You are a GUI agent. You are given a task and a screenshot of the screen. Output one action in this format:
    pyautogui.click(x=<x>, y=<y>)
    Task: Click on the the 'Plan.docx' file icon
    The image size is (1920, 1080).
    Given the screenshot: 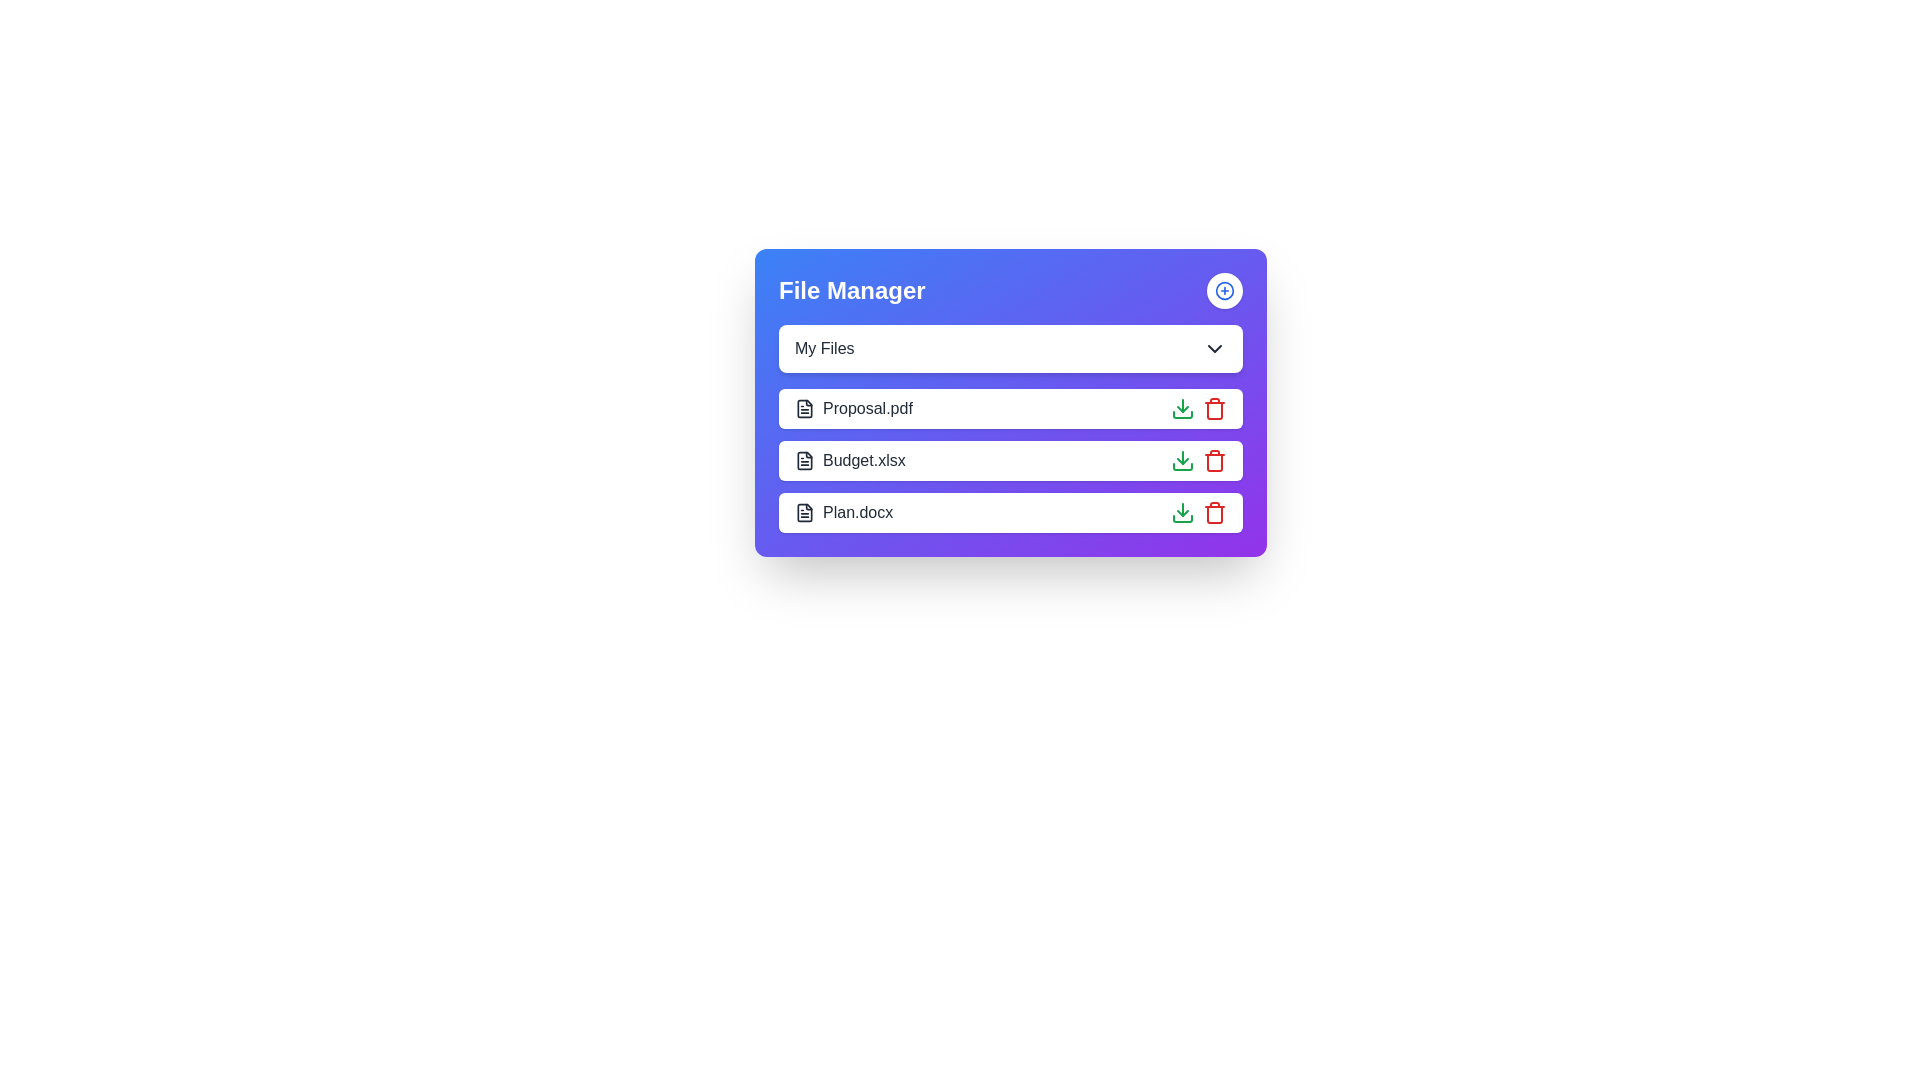 What is the action you would take?
    pyautogui.click(x=805, y=512)
    